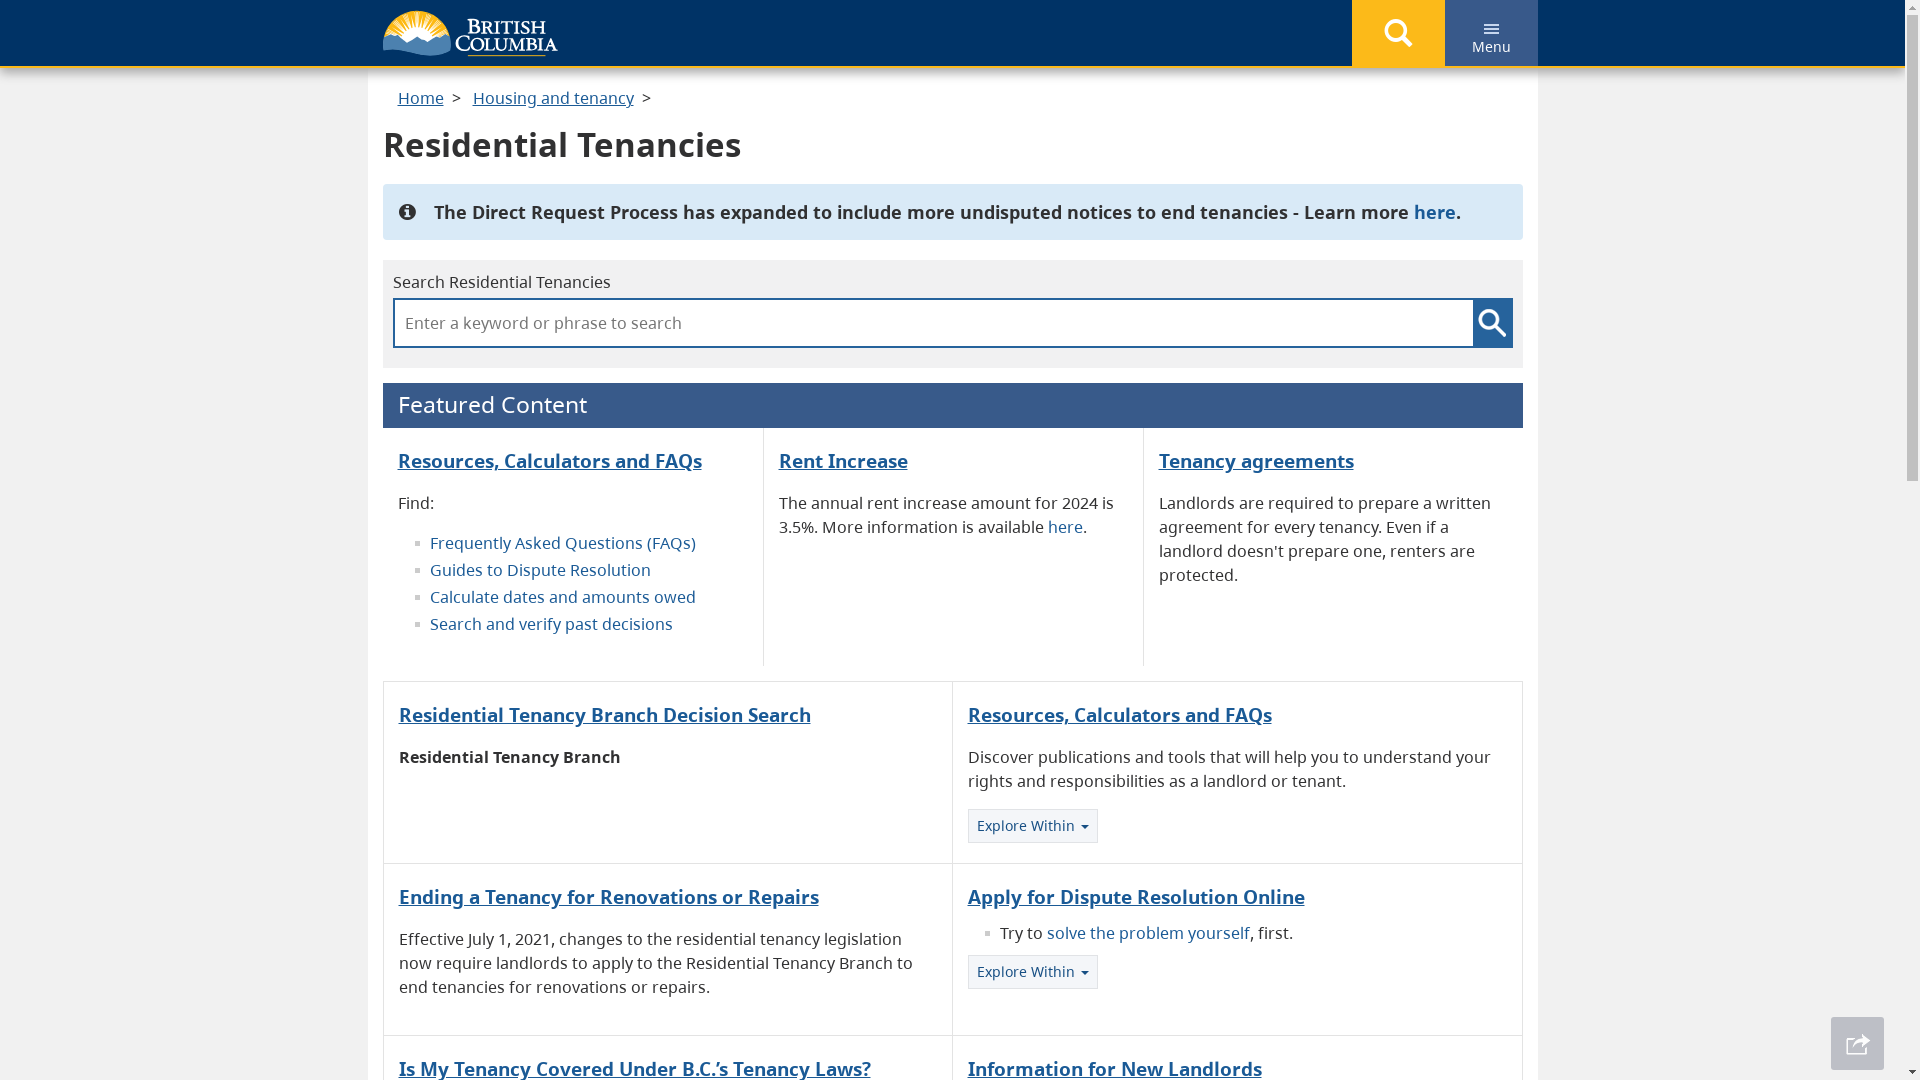  Describe the element at coordinates (1254, 460) in the screenshot. I see `'Tenancy agreements'` at that location.